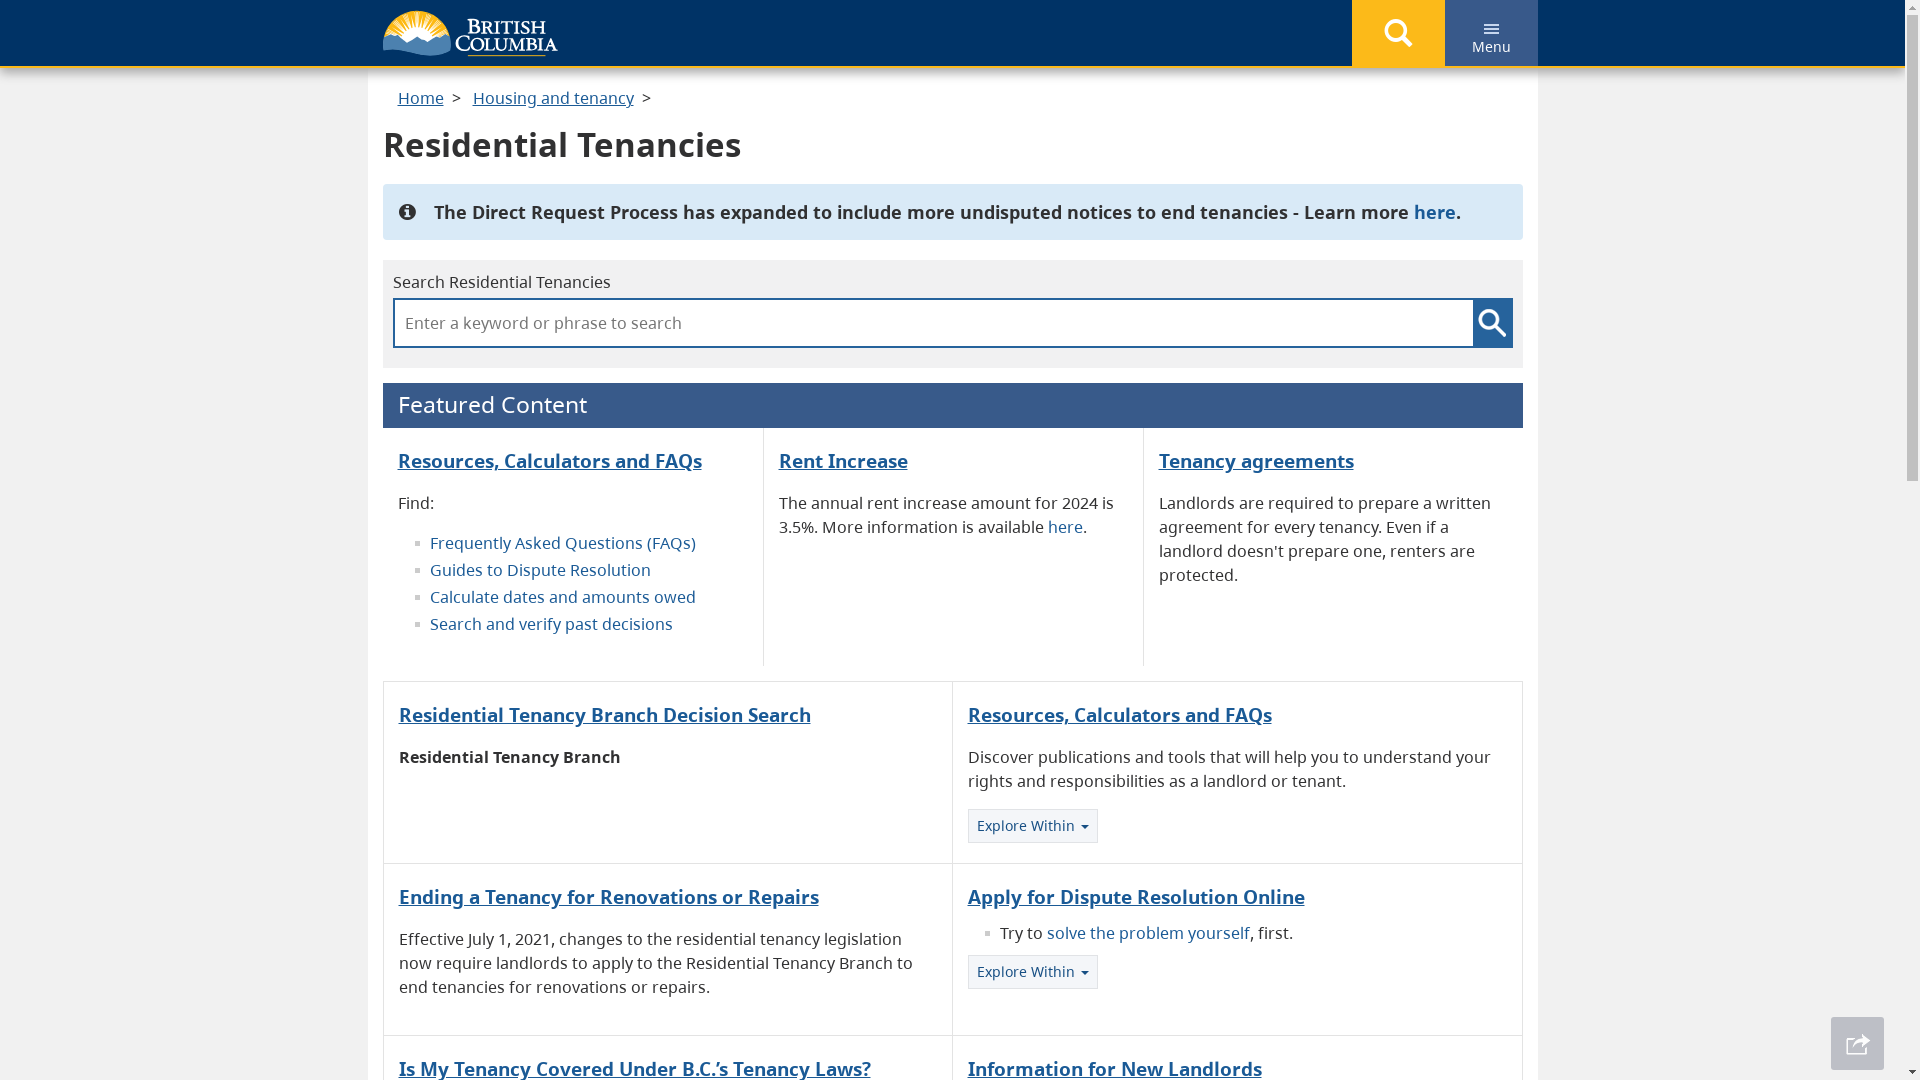  Describe the element at coordinates (1254, 460) in the screenshot. I see `'Tenancy agreements'` at that location.